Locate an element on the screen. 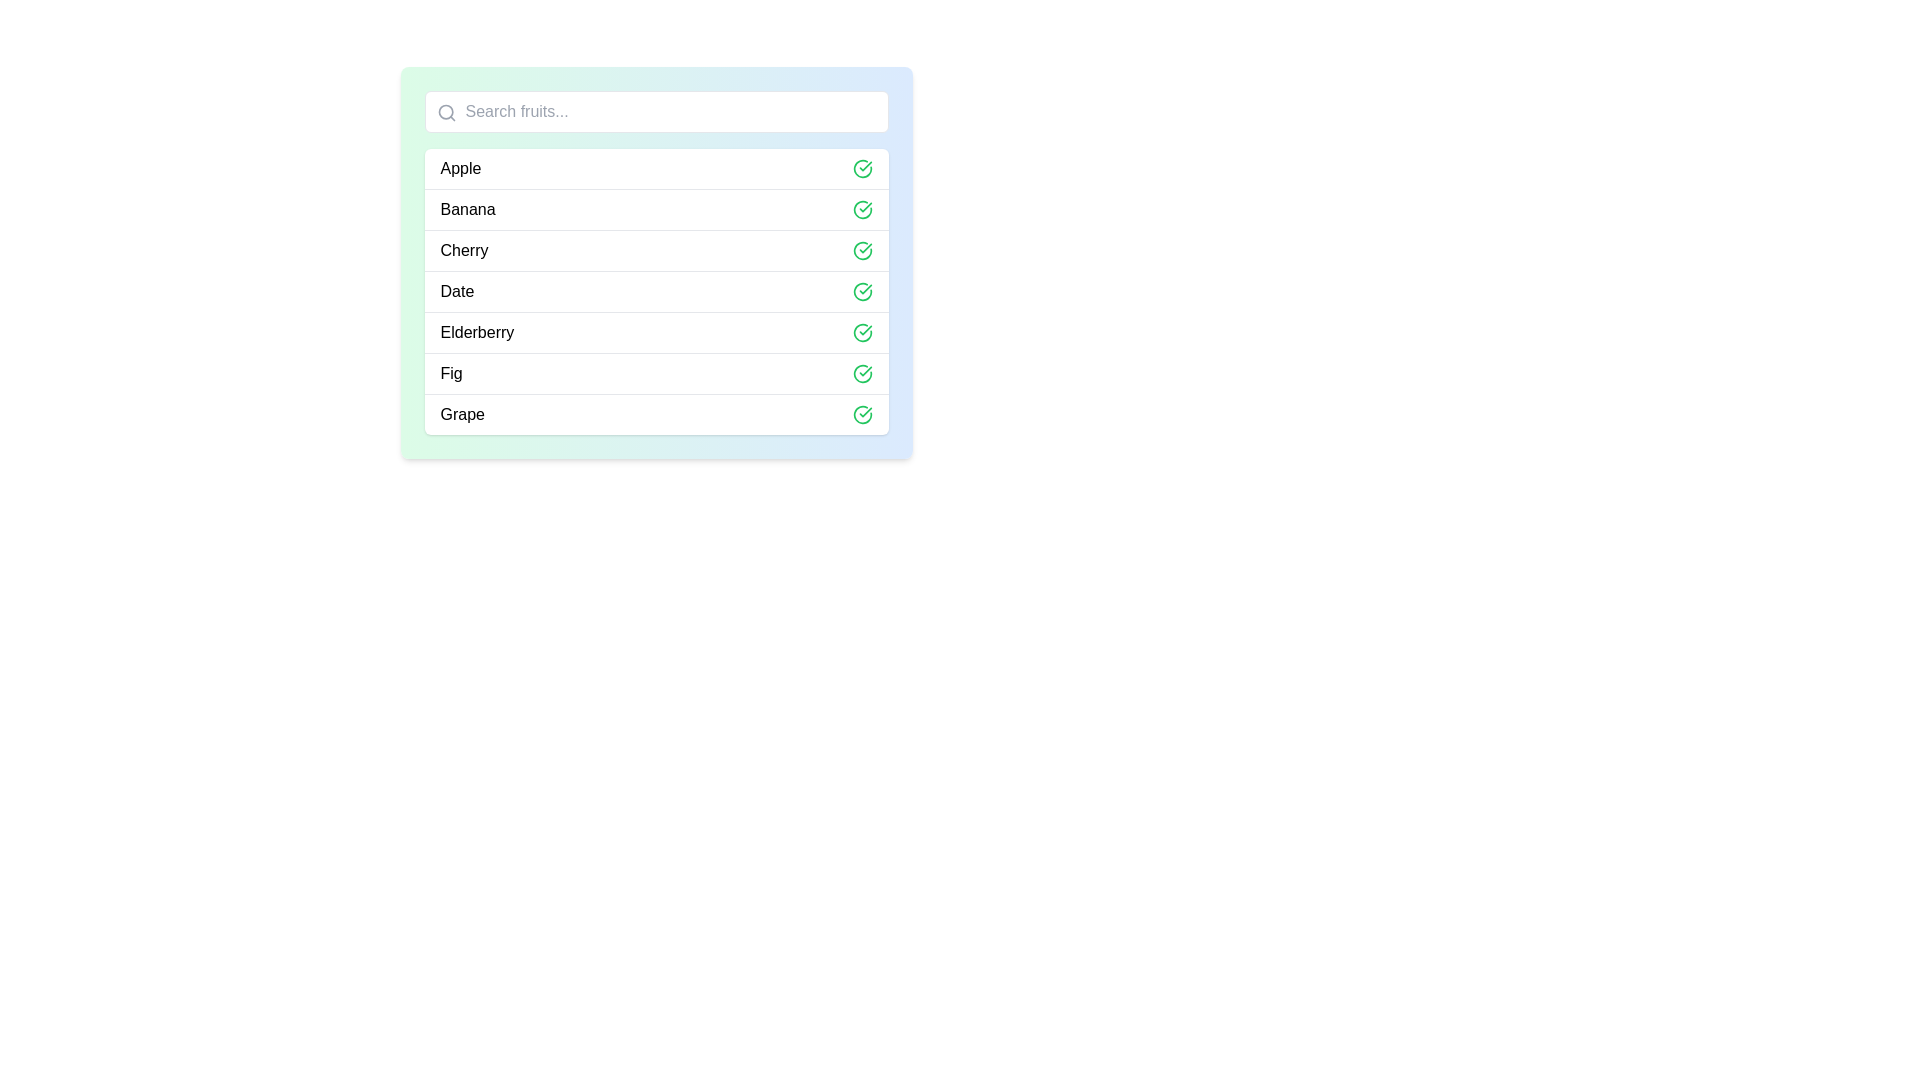  the list item displaying 'Grape' is located at coordinates (656, 413).